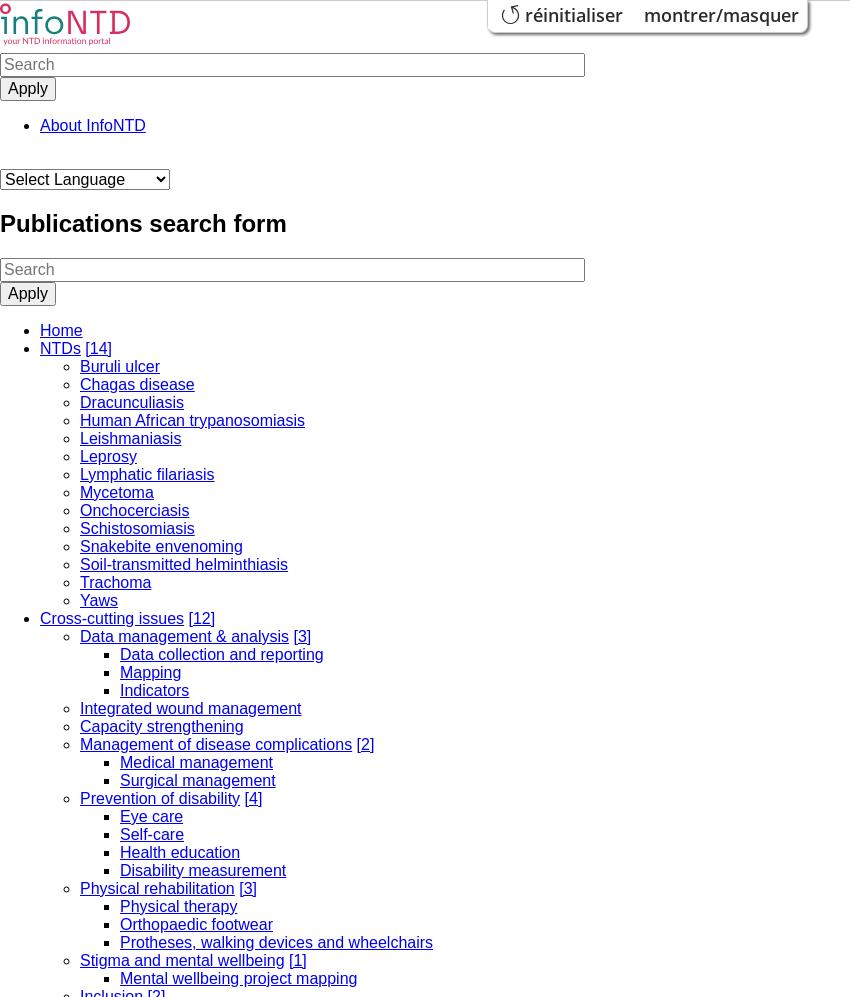  Describe the element at coordinates (196, 778) in the screenshot. I see `'Surgical management'` at that location.